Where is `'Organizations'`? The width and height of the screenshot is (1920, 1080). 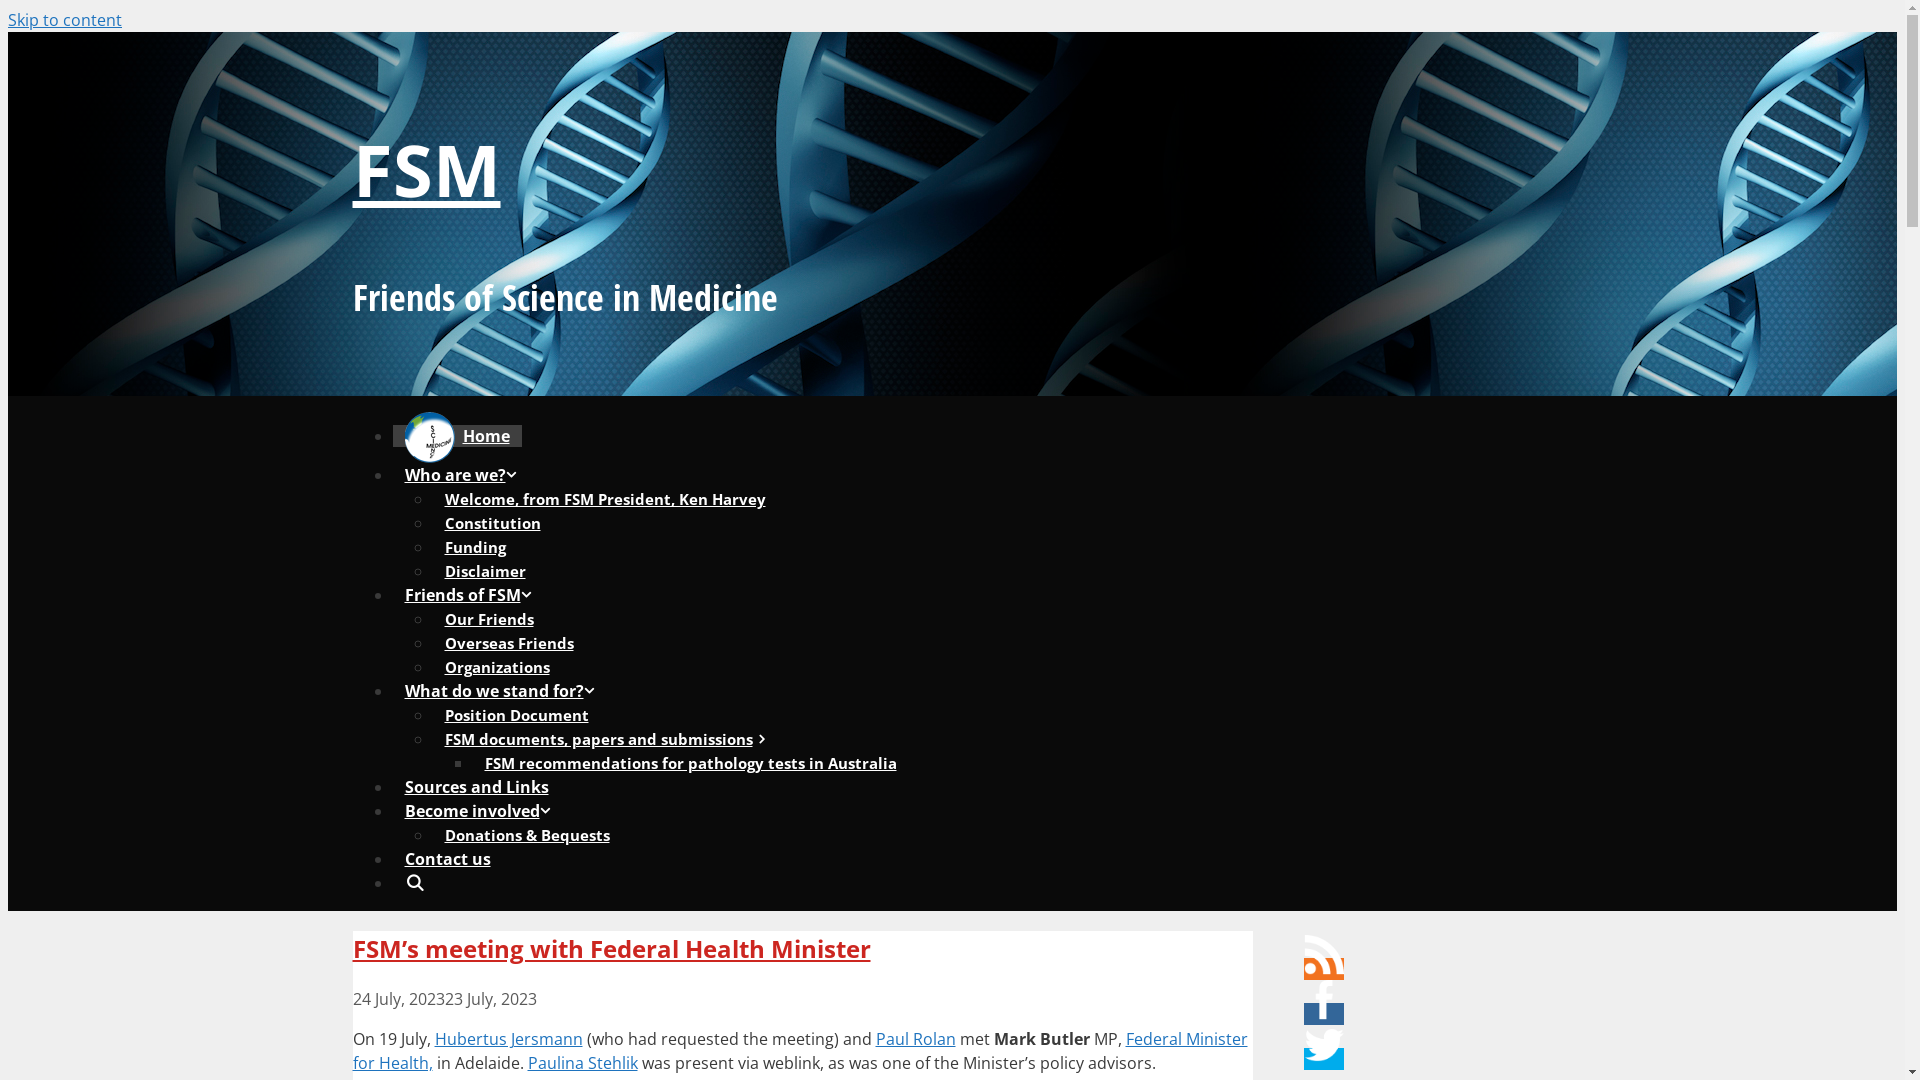 'Organizations' is located at coordinates (496, 667).